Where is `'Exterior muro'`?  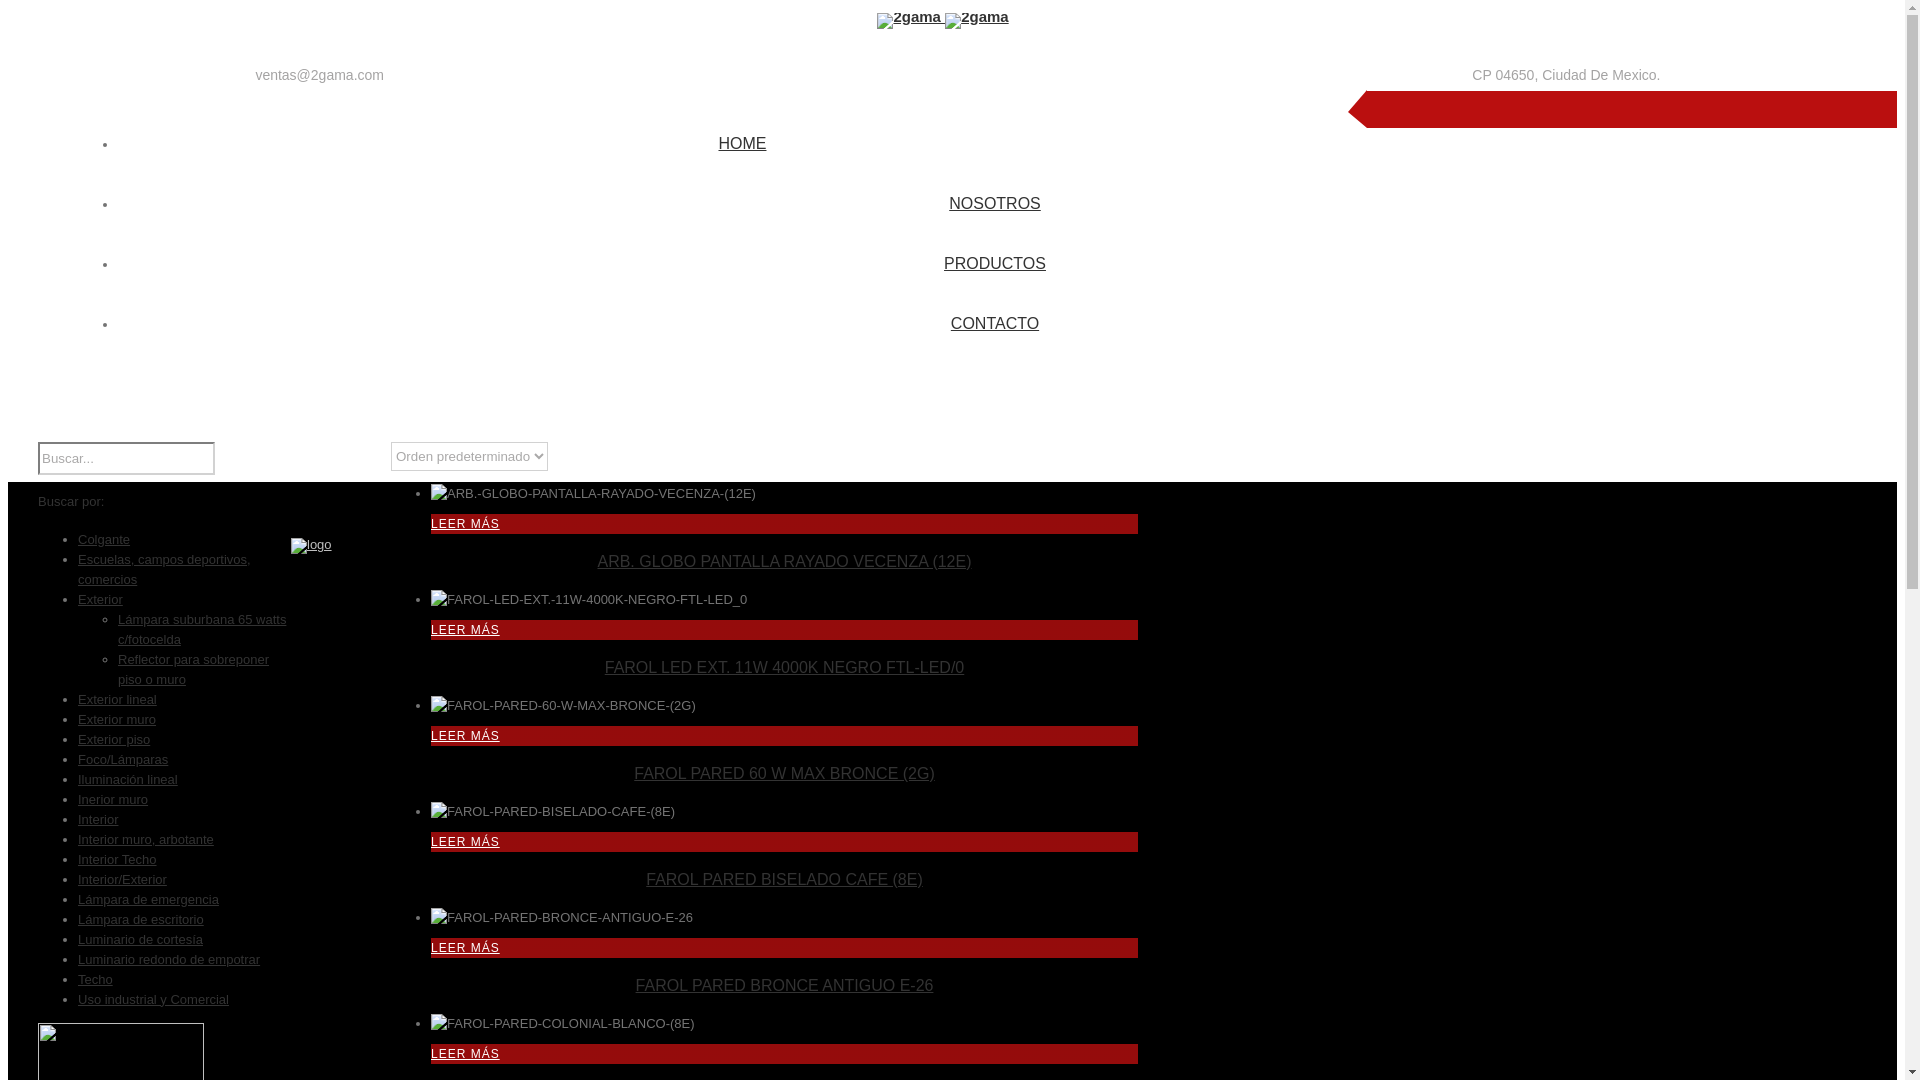 'Exterior muro' is located at coordinates (115, 718).